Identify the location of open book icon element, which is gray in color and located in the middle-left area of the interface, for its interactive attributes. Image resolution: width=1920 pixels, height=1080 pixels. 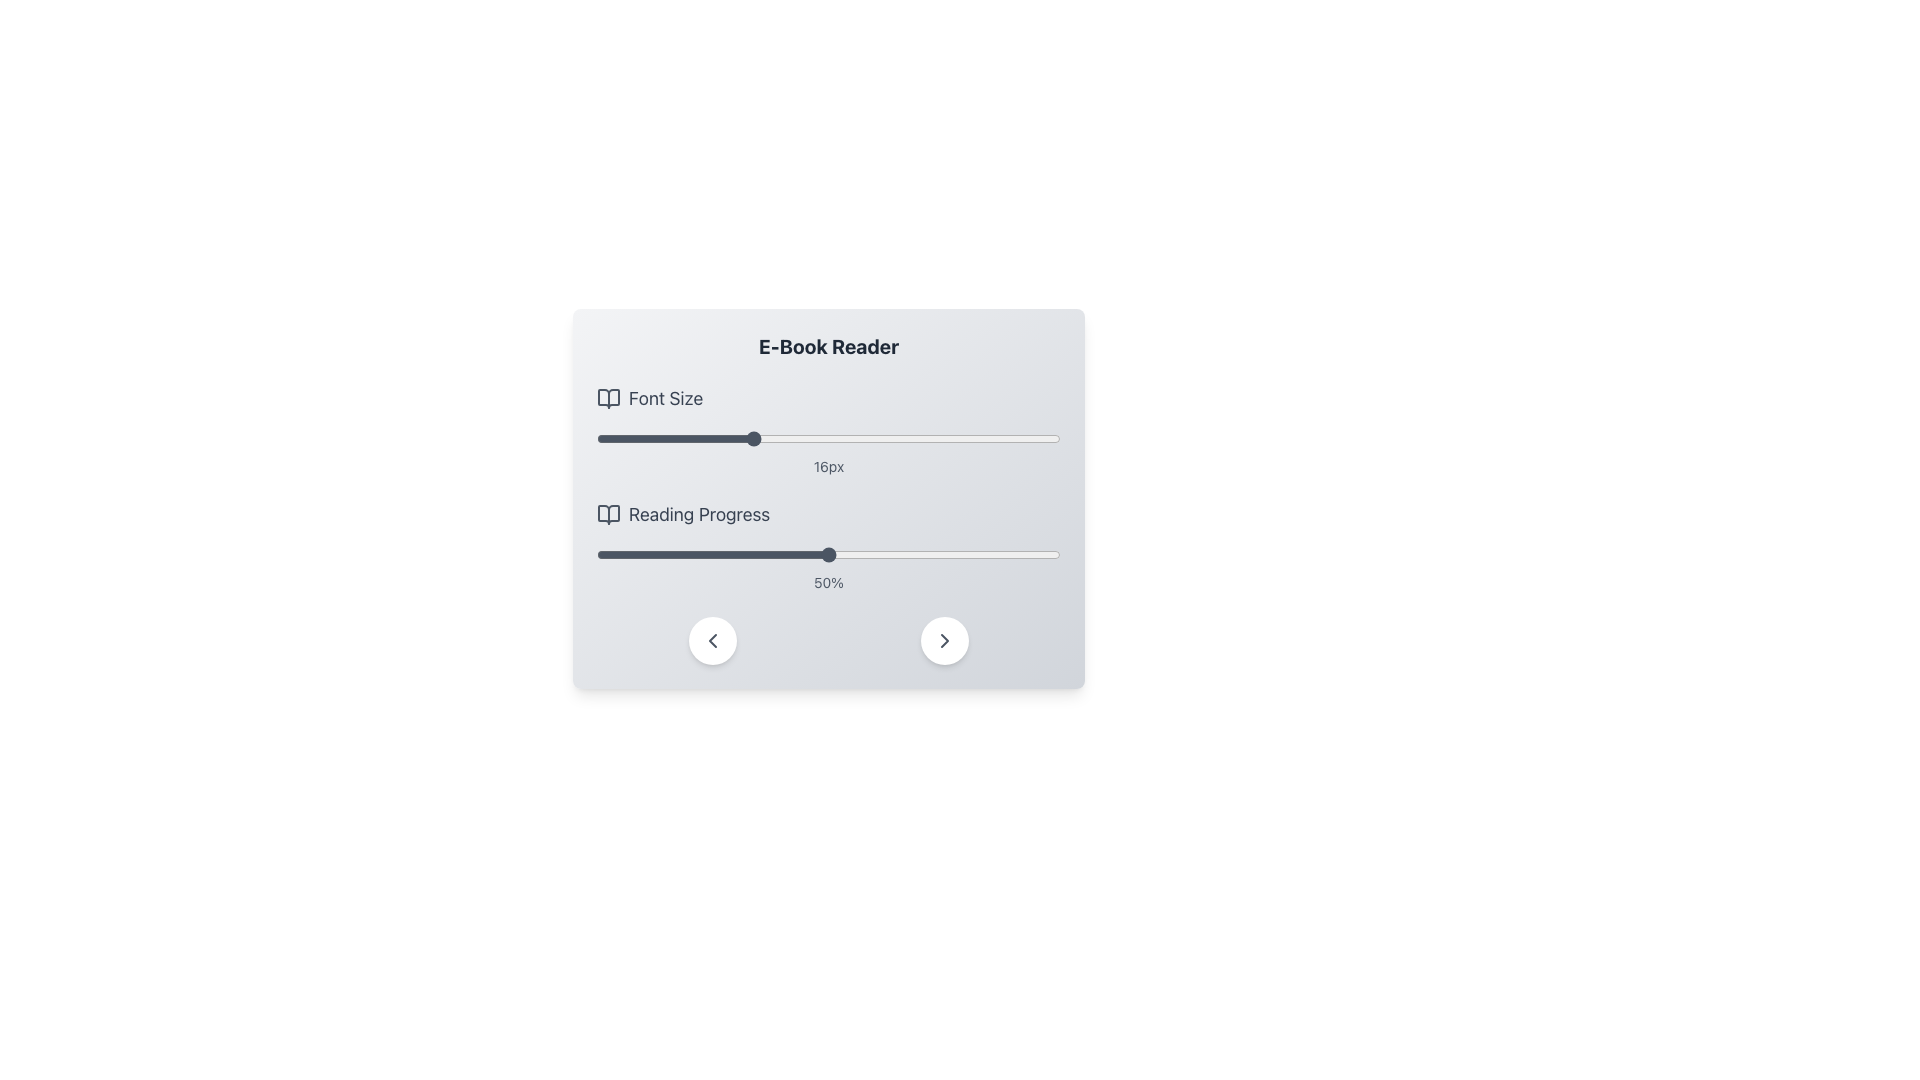
(608, 514).